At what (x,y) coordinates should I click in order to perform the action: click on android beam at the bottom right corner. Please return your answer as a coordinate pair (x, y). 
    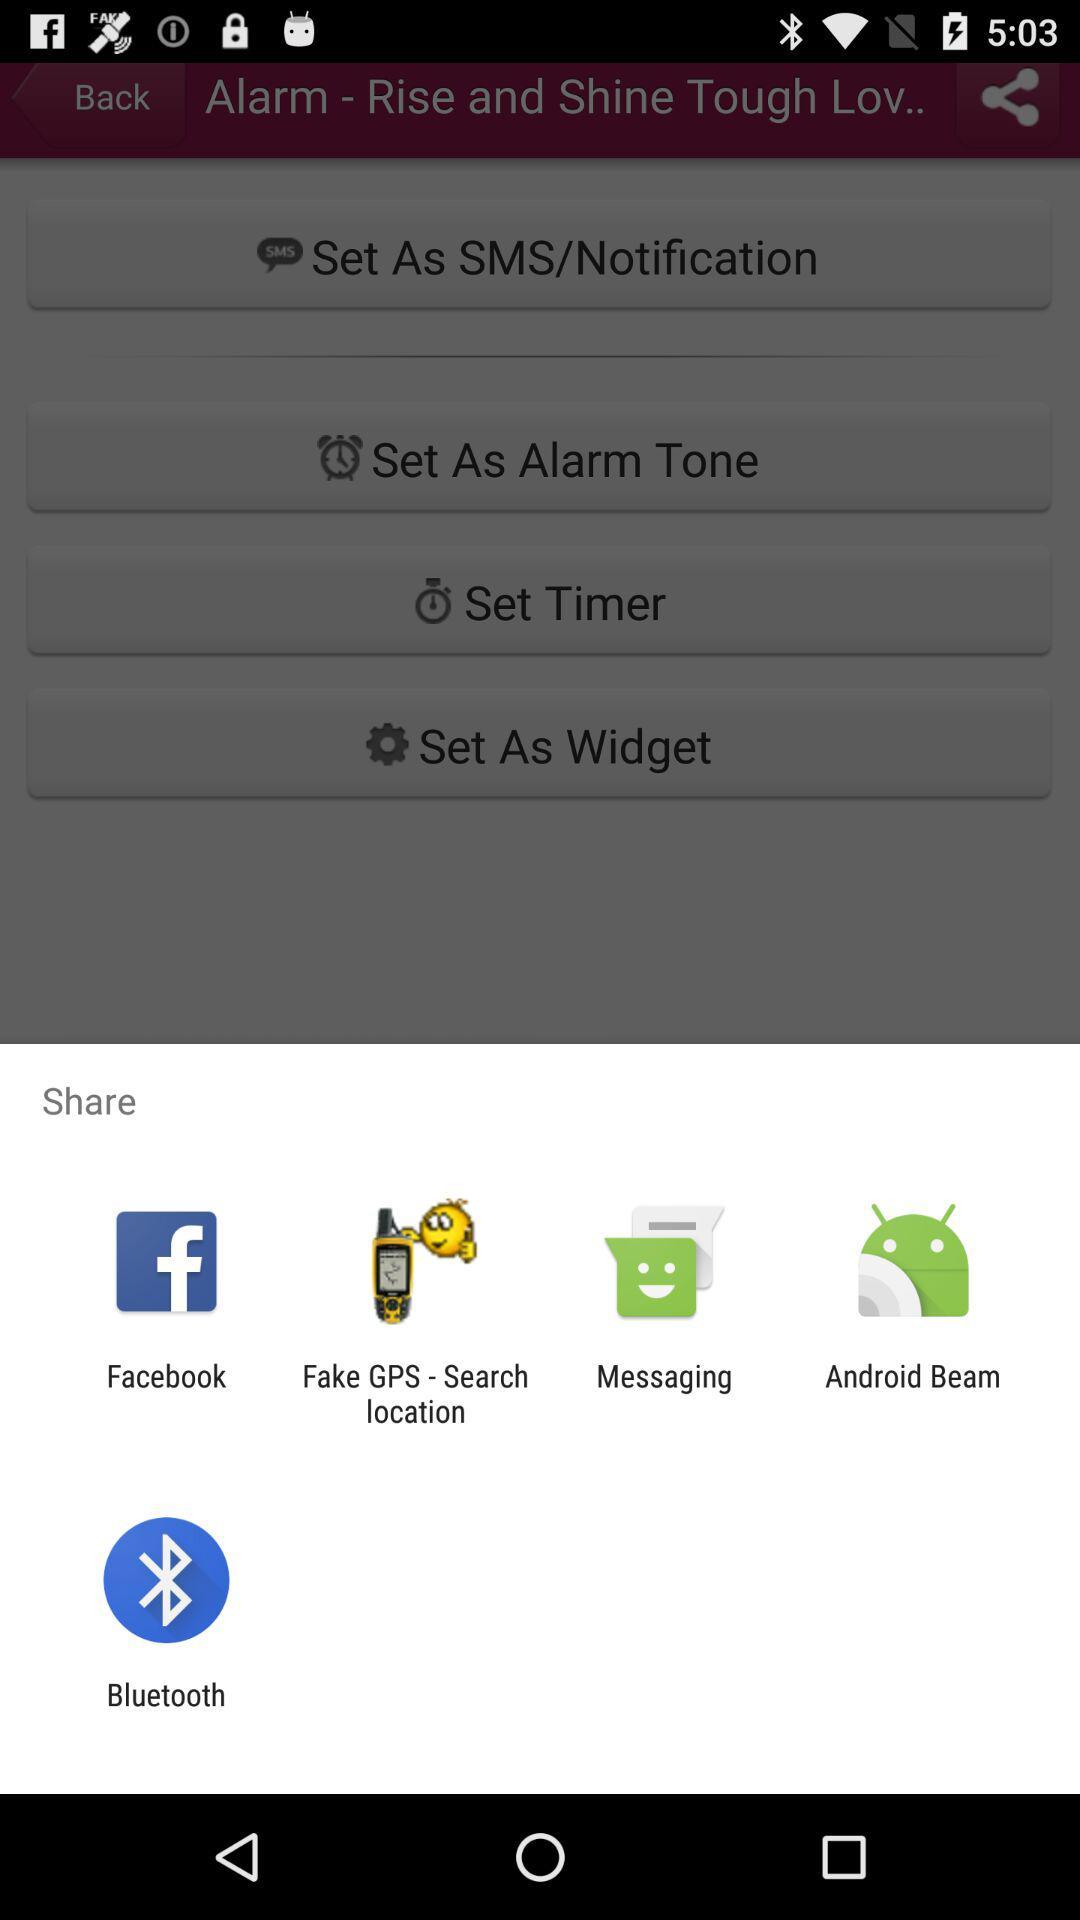
    Looking at the image, I should click on (913, 1392).